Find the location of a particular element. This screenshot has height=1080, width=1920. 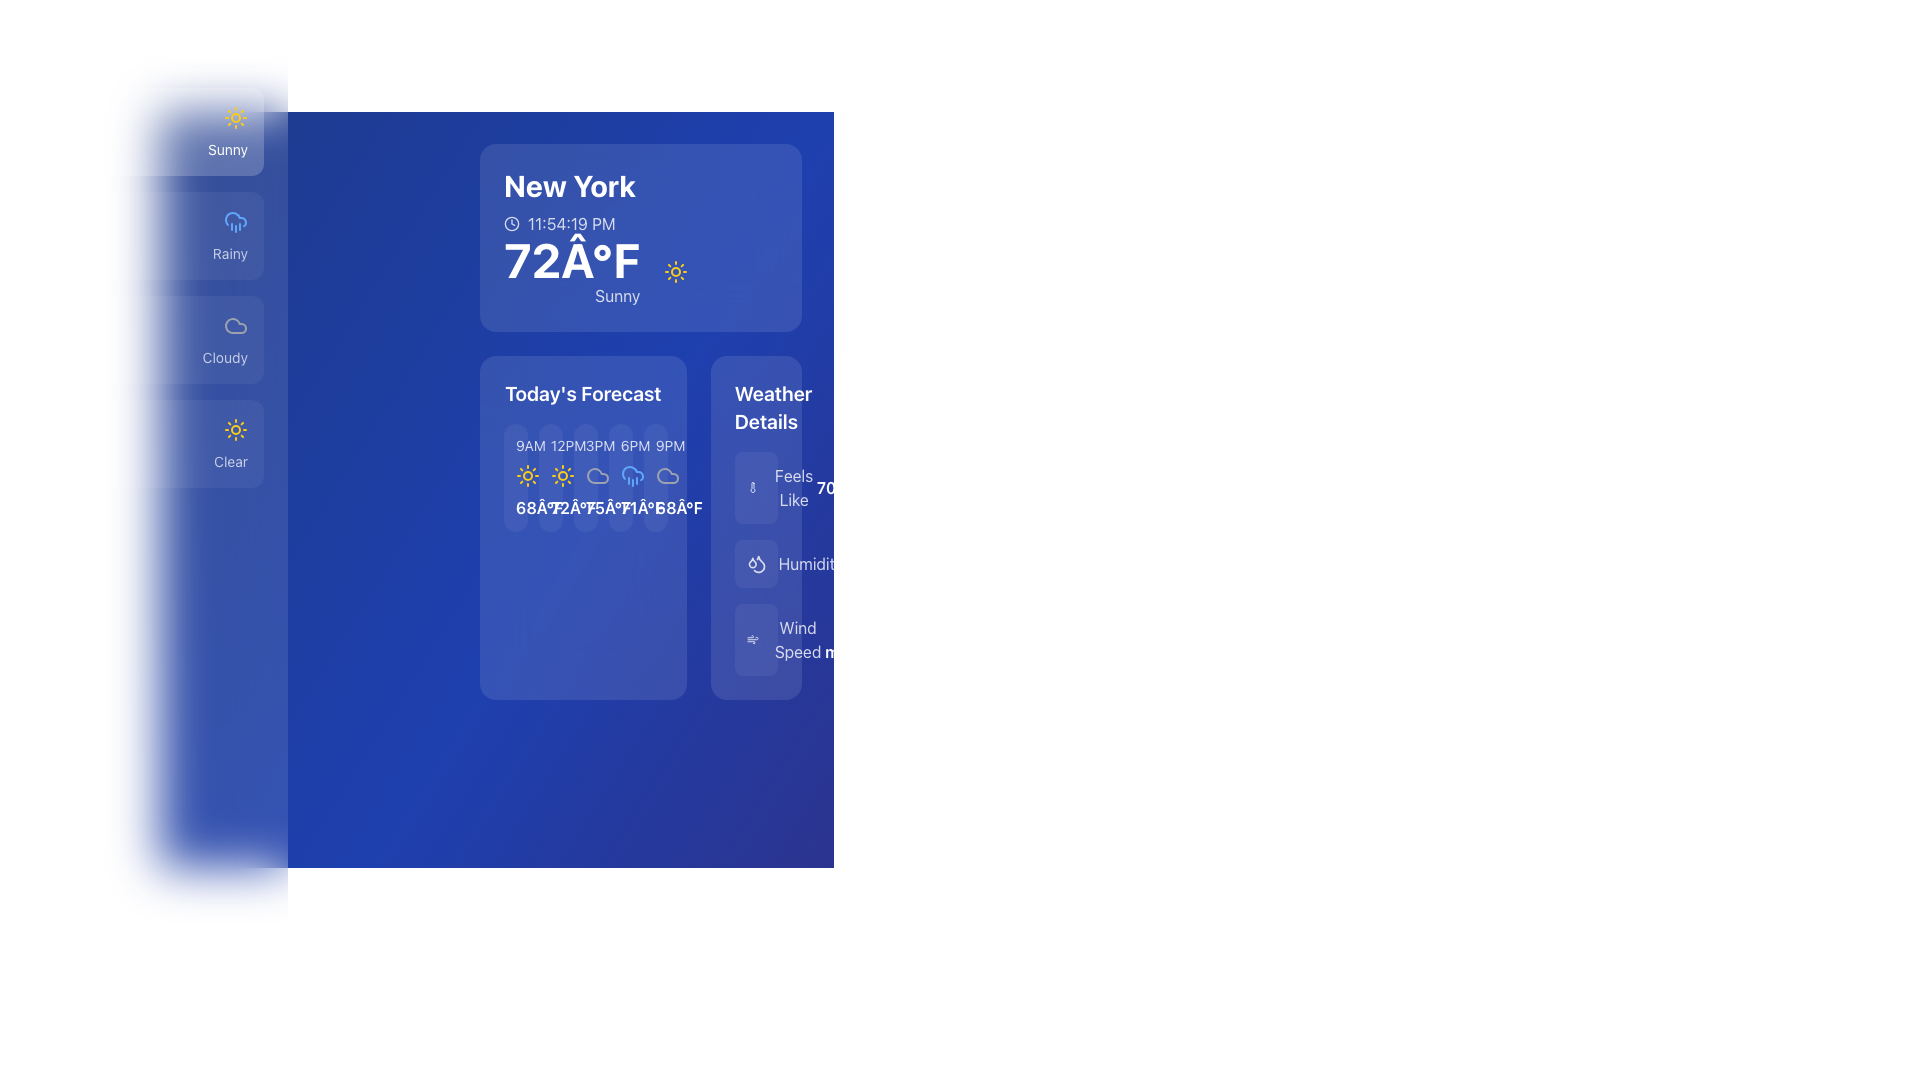

the humidity icon located in the 'Humidity' section of the 'Weather Details' panel on the right half of the interface is located at coordinates (755, 563).